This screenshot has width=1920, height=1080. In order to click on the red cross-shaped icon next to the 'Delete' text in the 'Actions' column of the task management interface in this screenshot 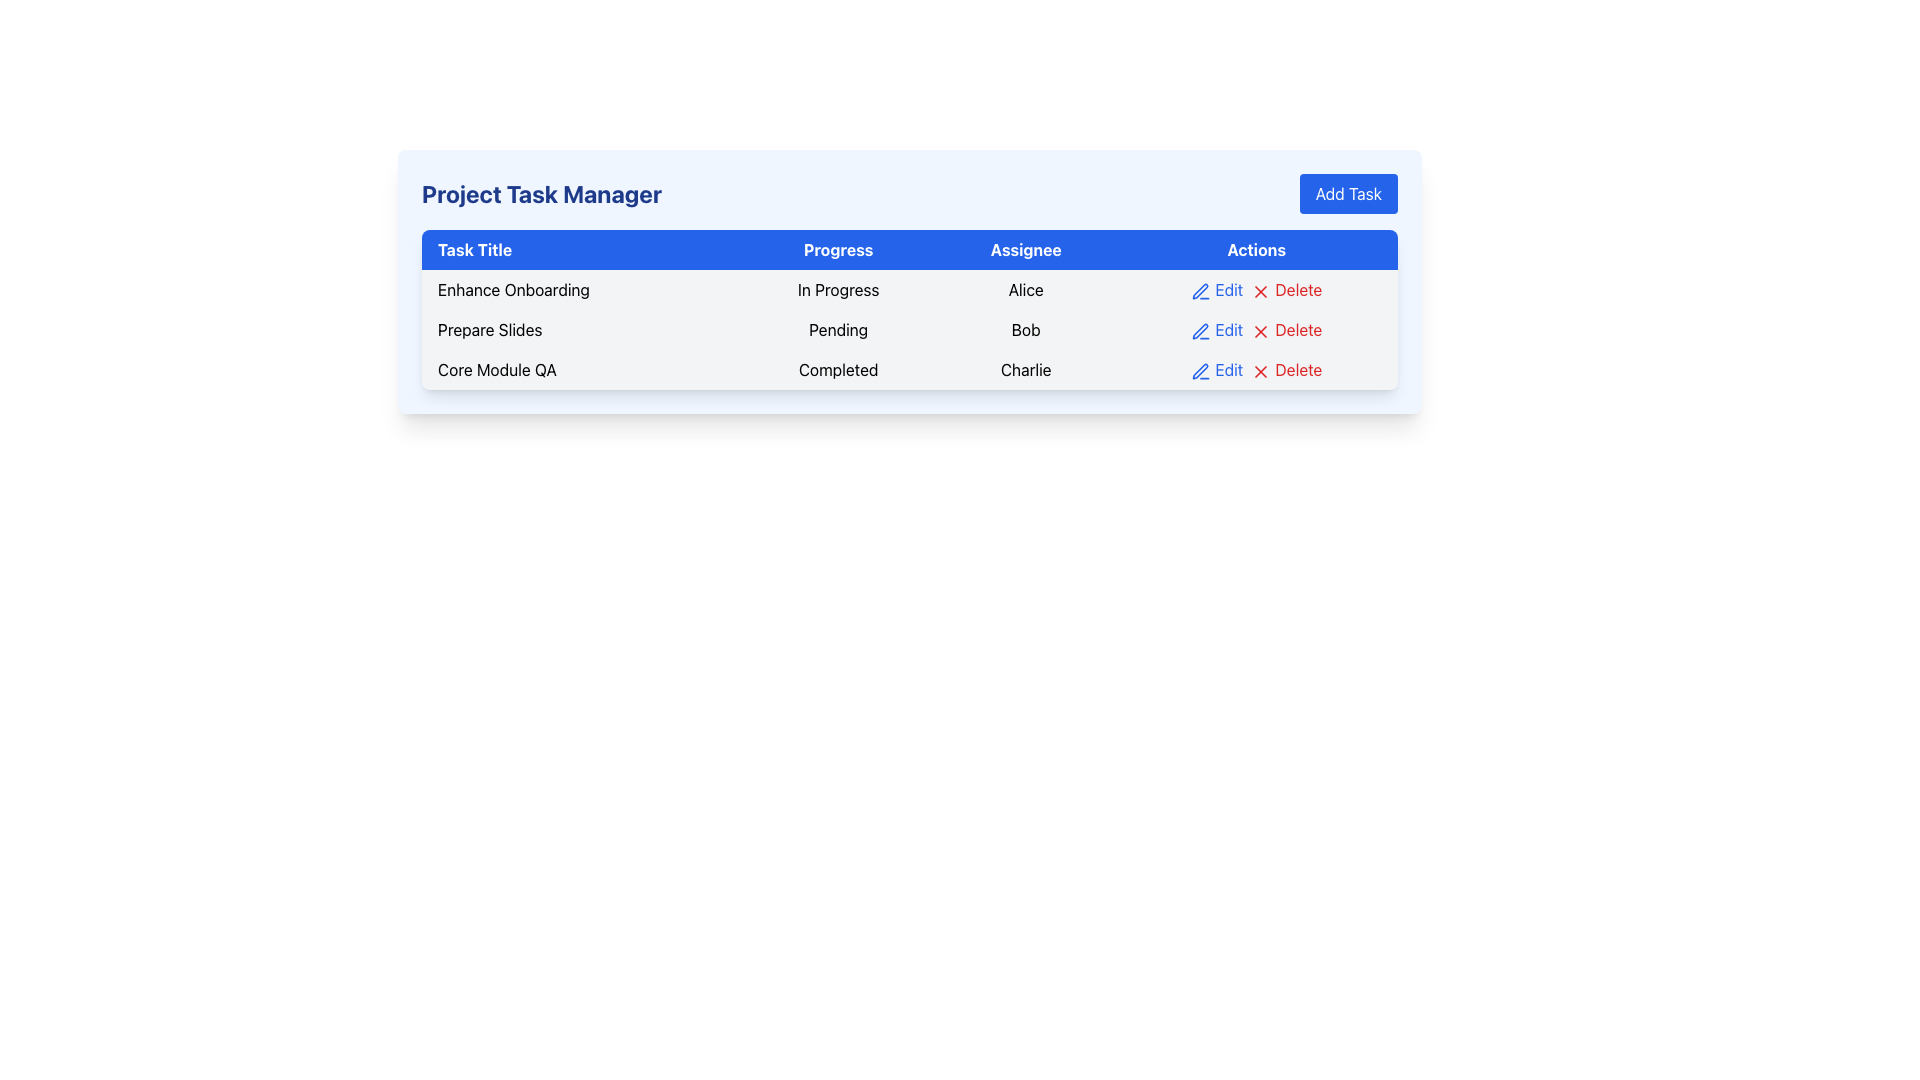, I will do `click(1260, 291)`.